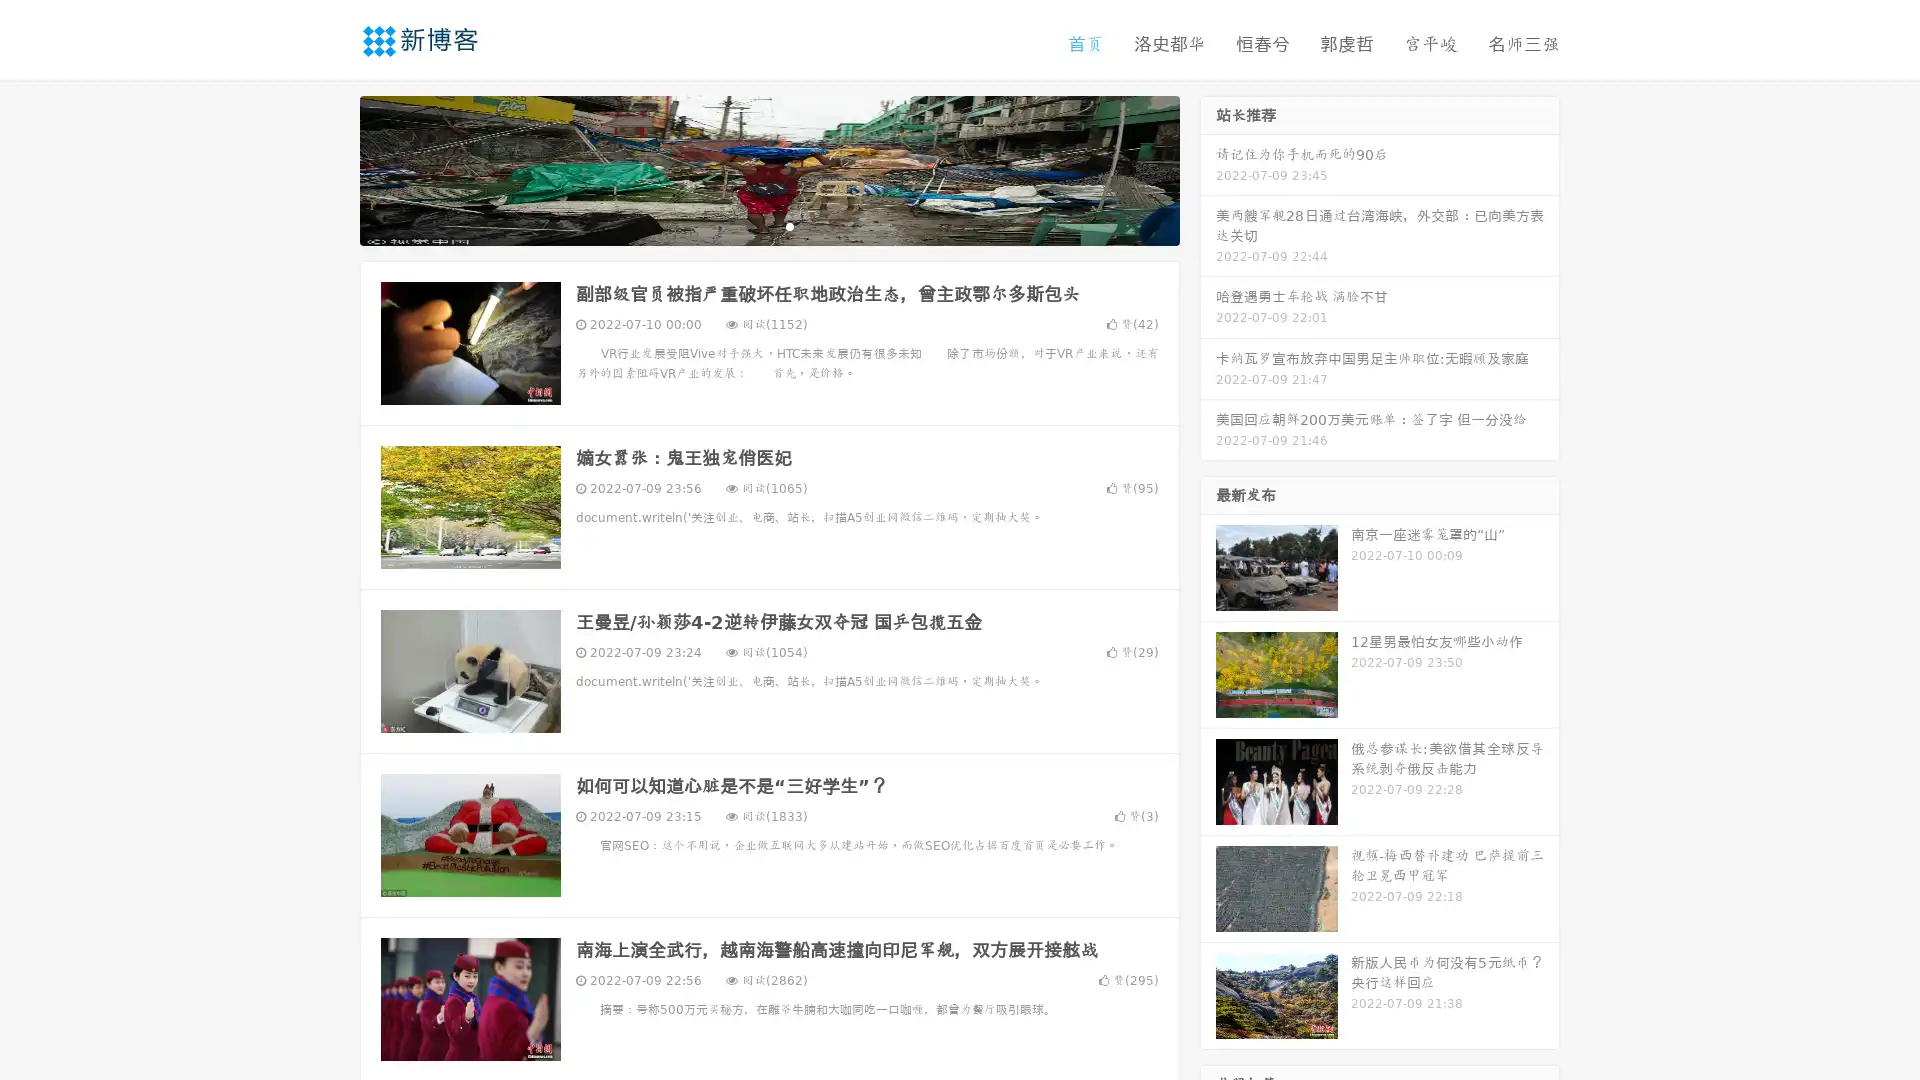  What do you see at coordinates (330, 168) in the screenshot?
I see `Previous slide` at bounding box center [330, 168].